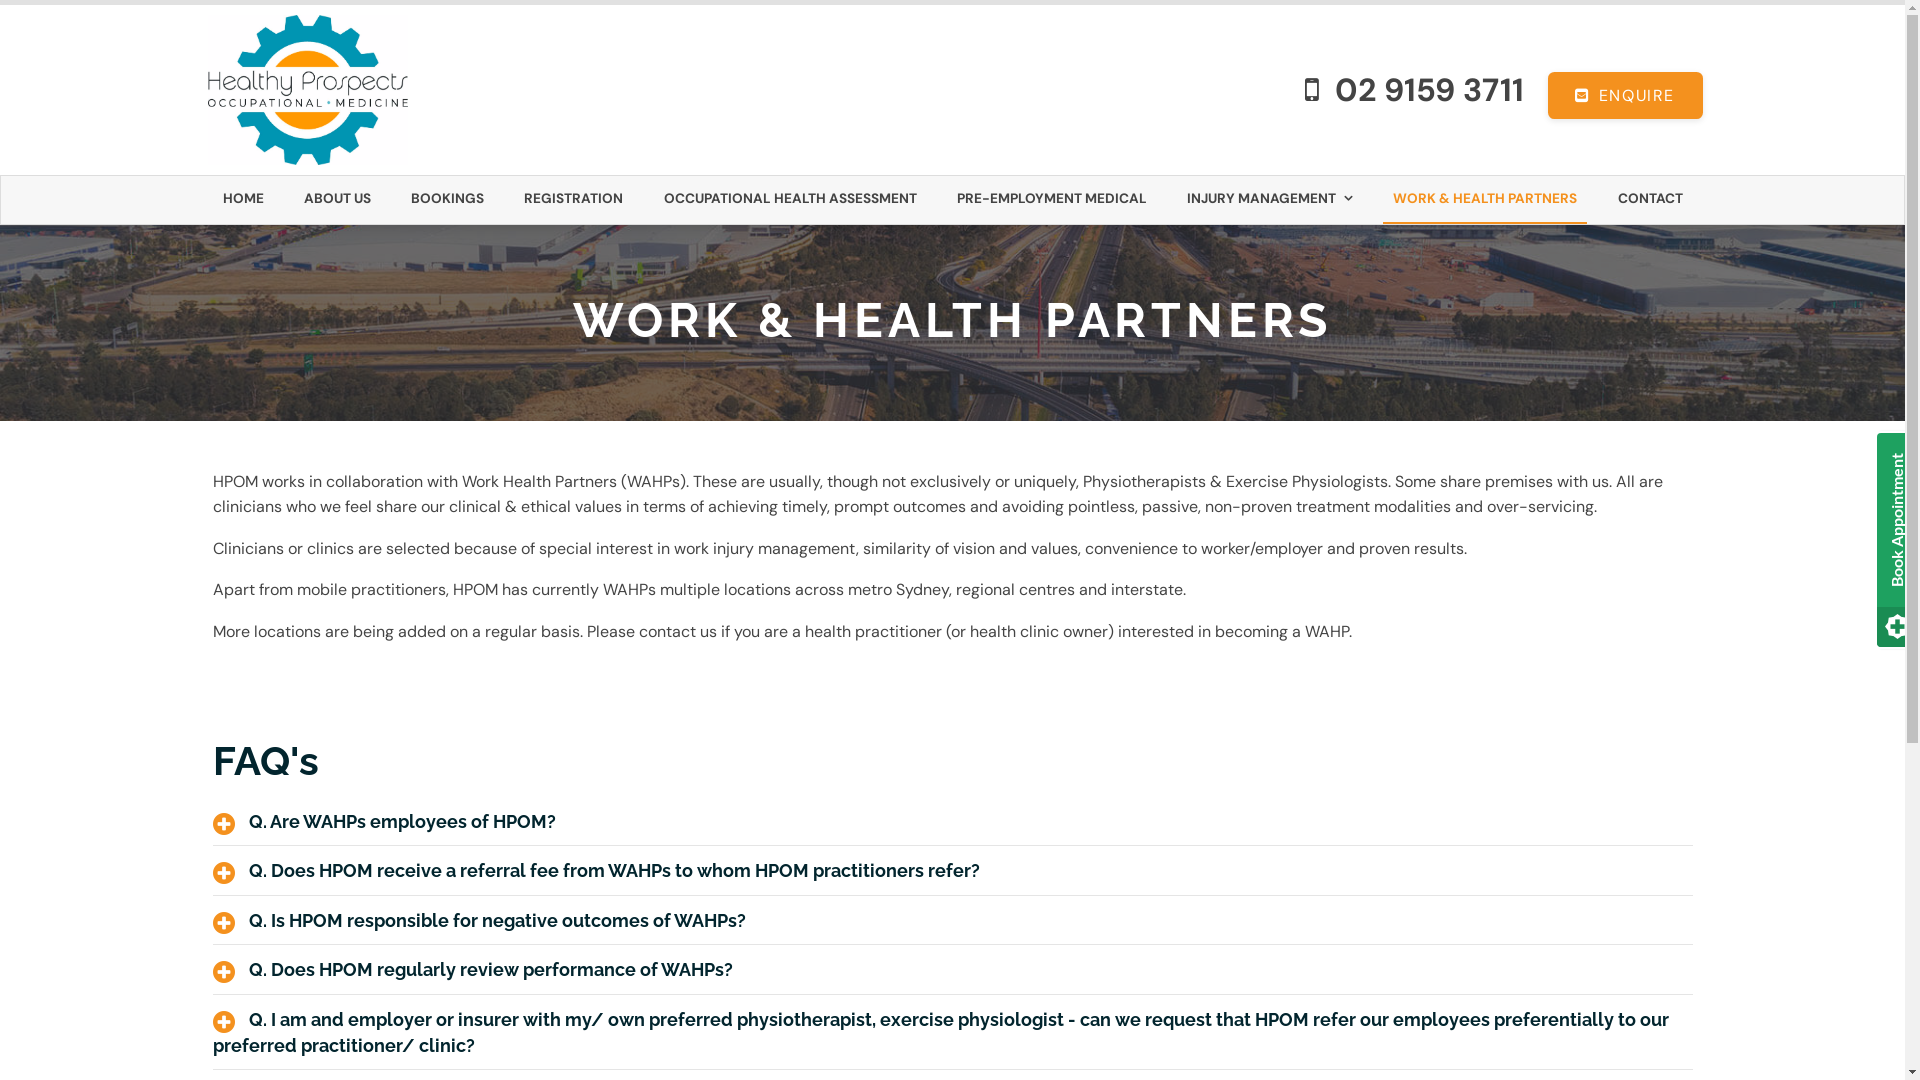  I want to click on 'ABOUT US', so click(337, 200).